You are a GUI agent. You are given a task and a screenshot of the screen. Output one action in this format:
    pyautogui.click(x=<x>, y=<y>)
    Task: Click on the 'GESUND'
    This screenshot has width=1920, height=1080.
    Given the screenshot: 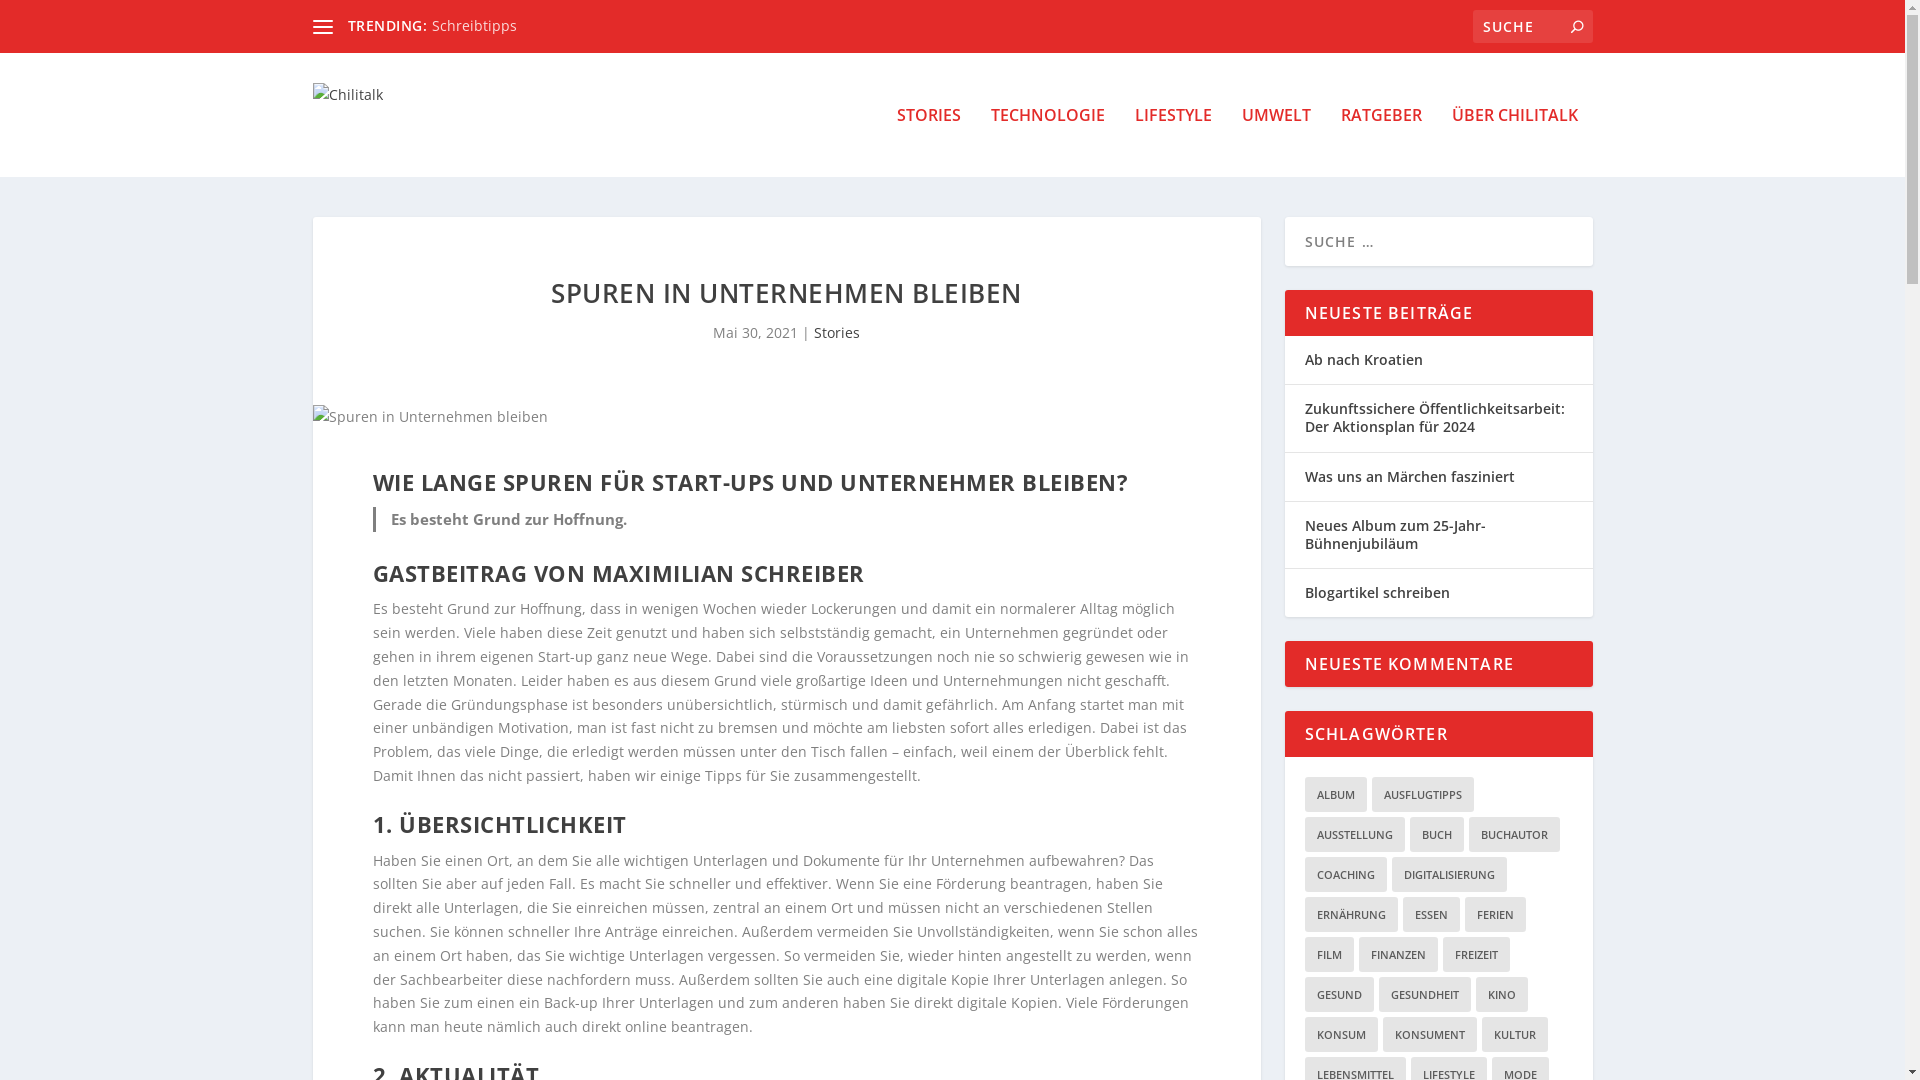 What is the action you would take?
    pyautogui.click(x=1338, y=994)
    